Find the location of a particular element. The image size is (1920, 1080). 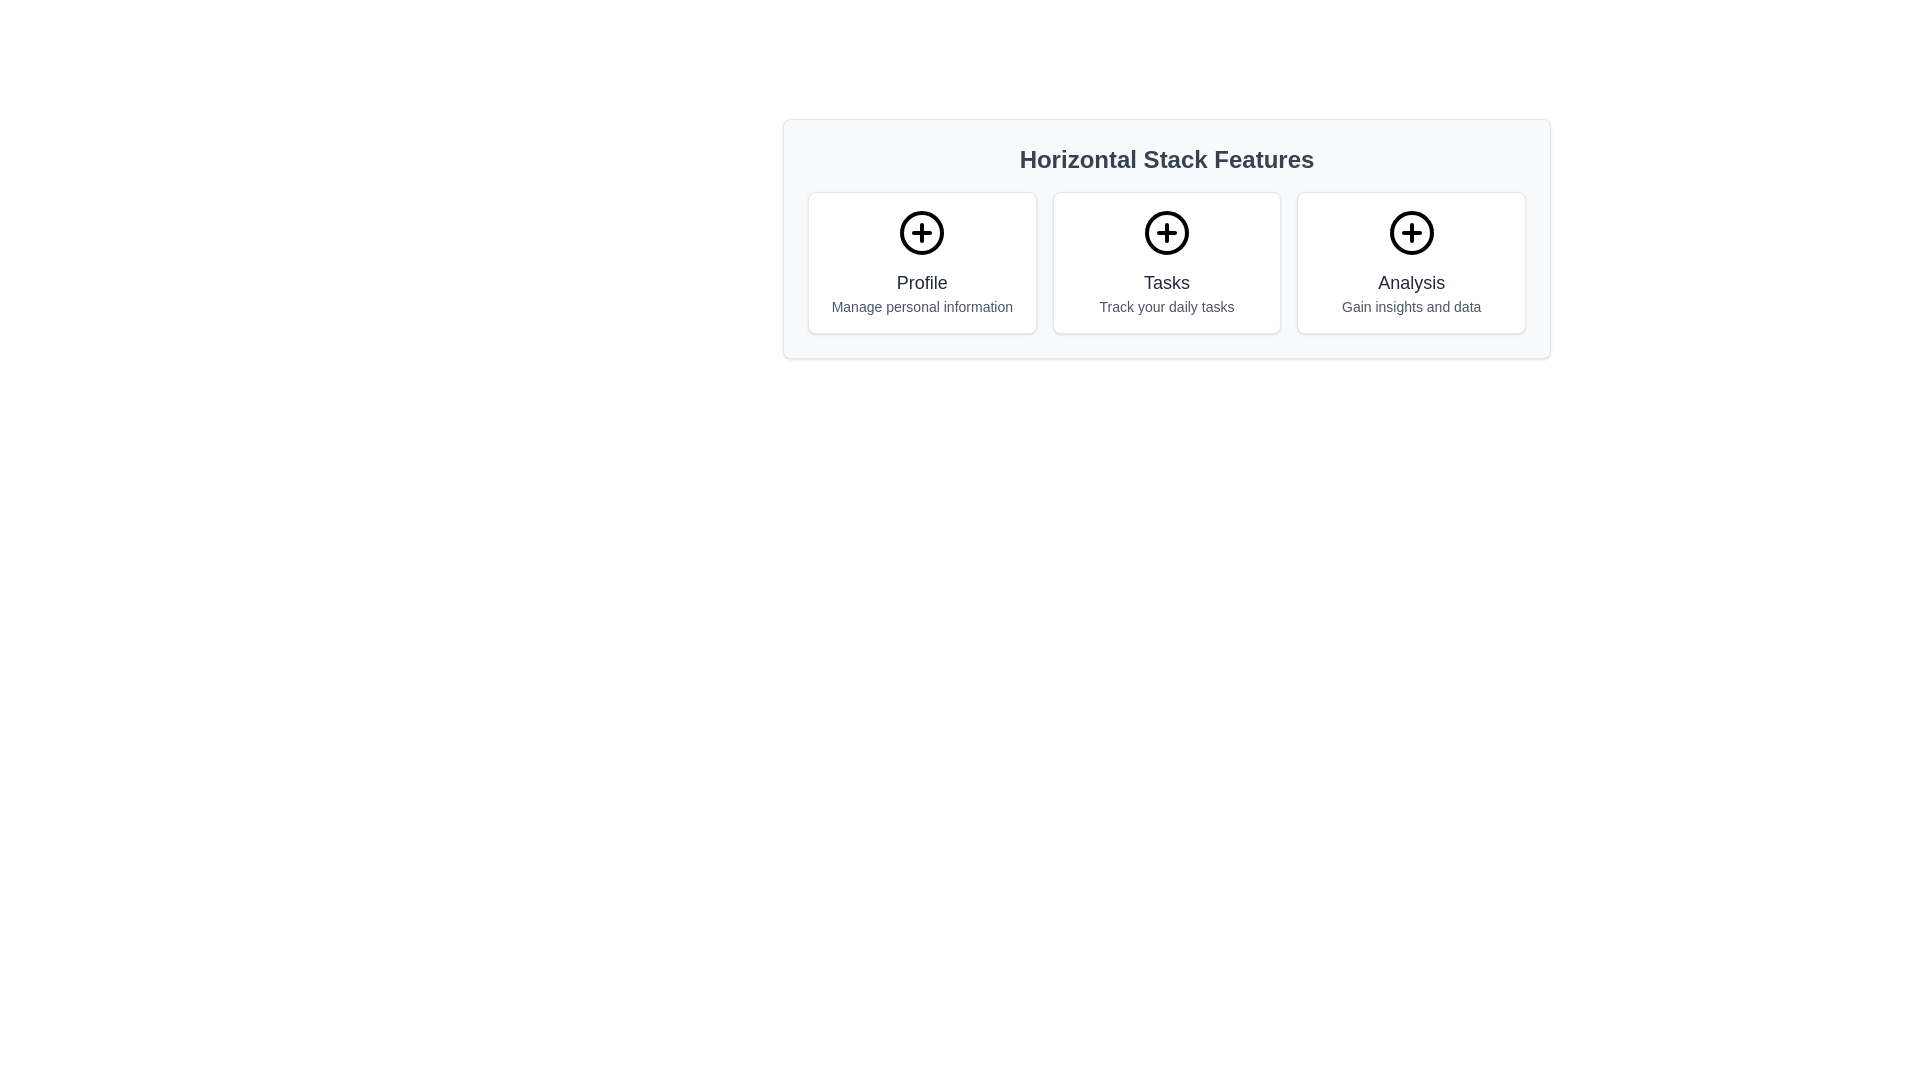

the descriptive caption text element located directly below the 'Tasks' text in the central card of three horizontally aligned cards is located at coordinates (1166, 307).